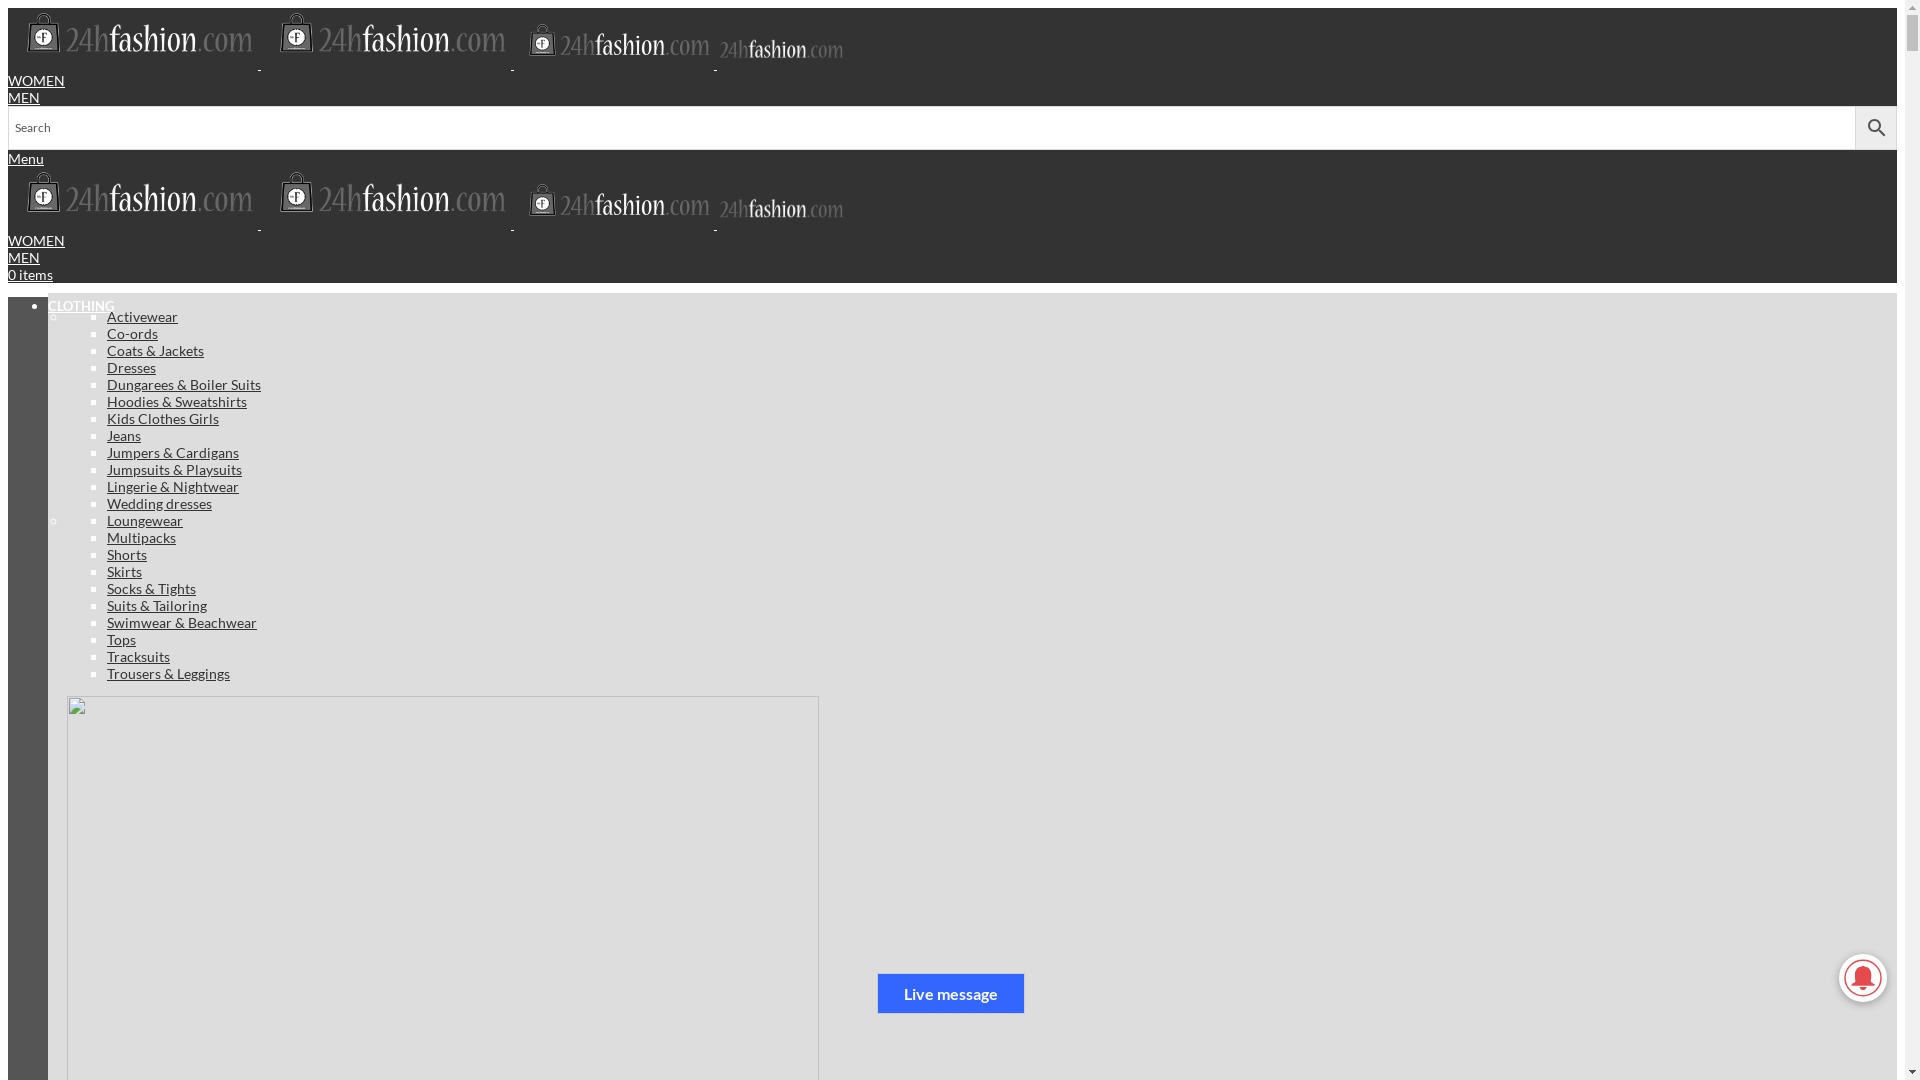  Describe the element at coordinates (154, 349) in the screenshot. I see `'Coats & Jackets'` at that location.